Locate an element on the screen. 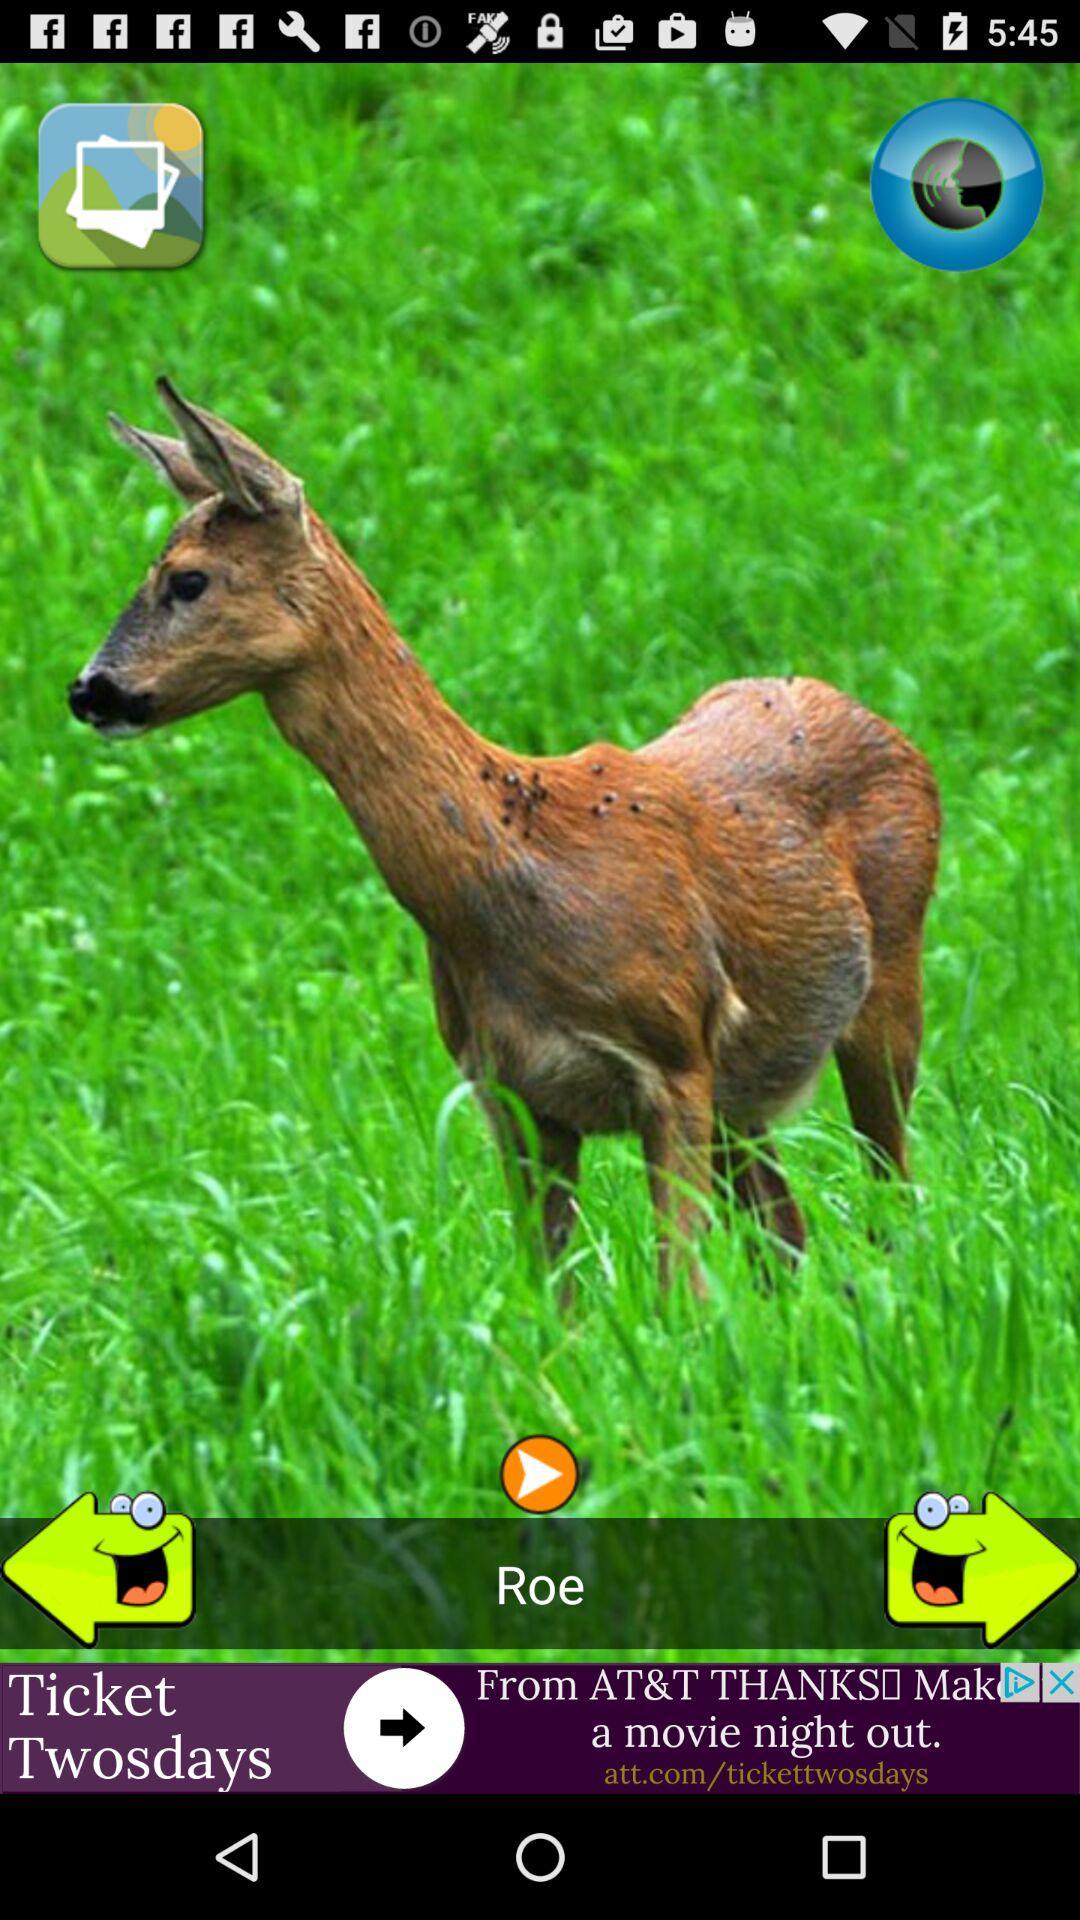  item at the top right corner is located at coordinates (956, 185).